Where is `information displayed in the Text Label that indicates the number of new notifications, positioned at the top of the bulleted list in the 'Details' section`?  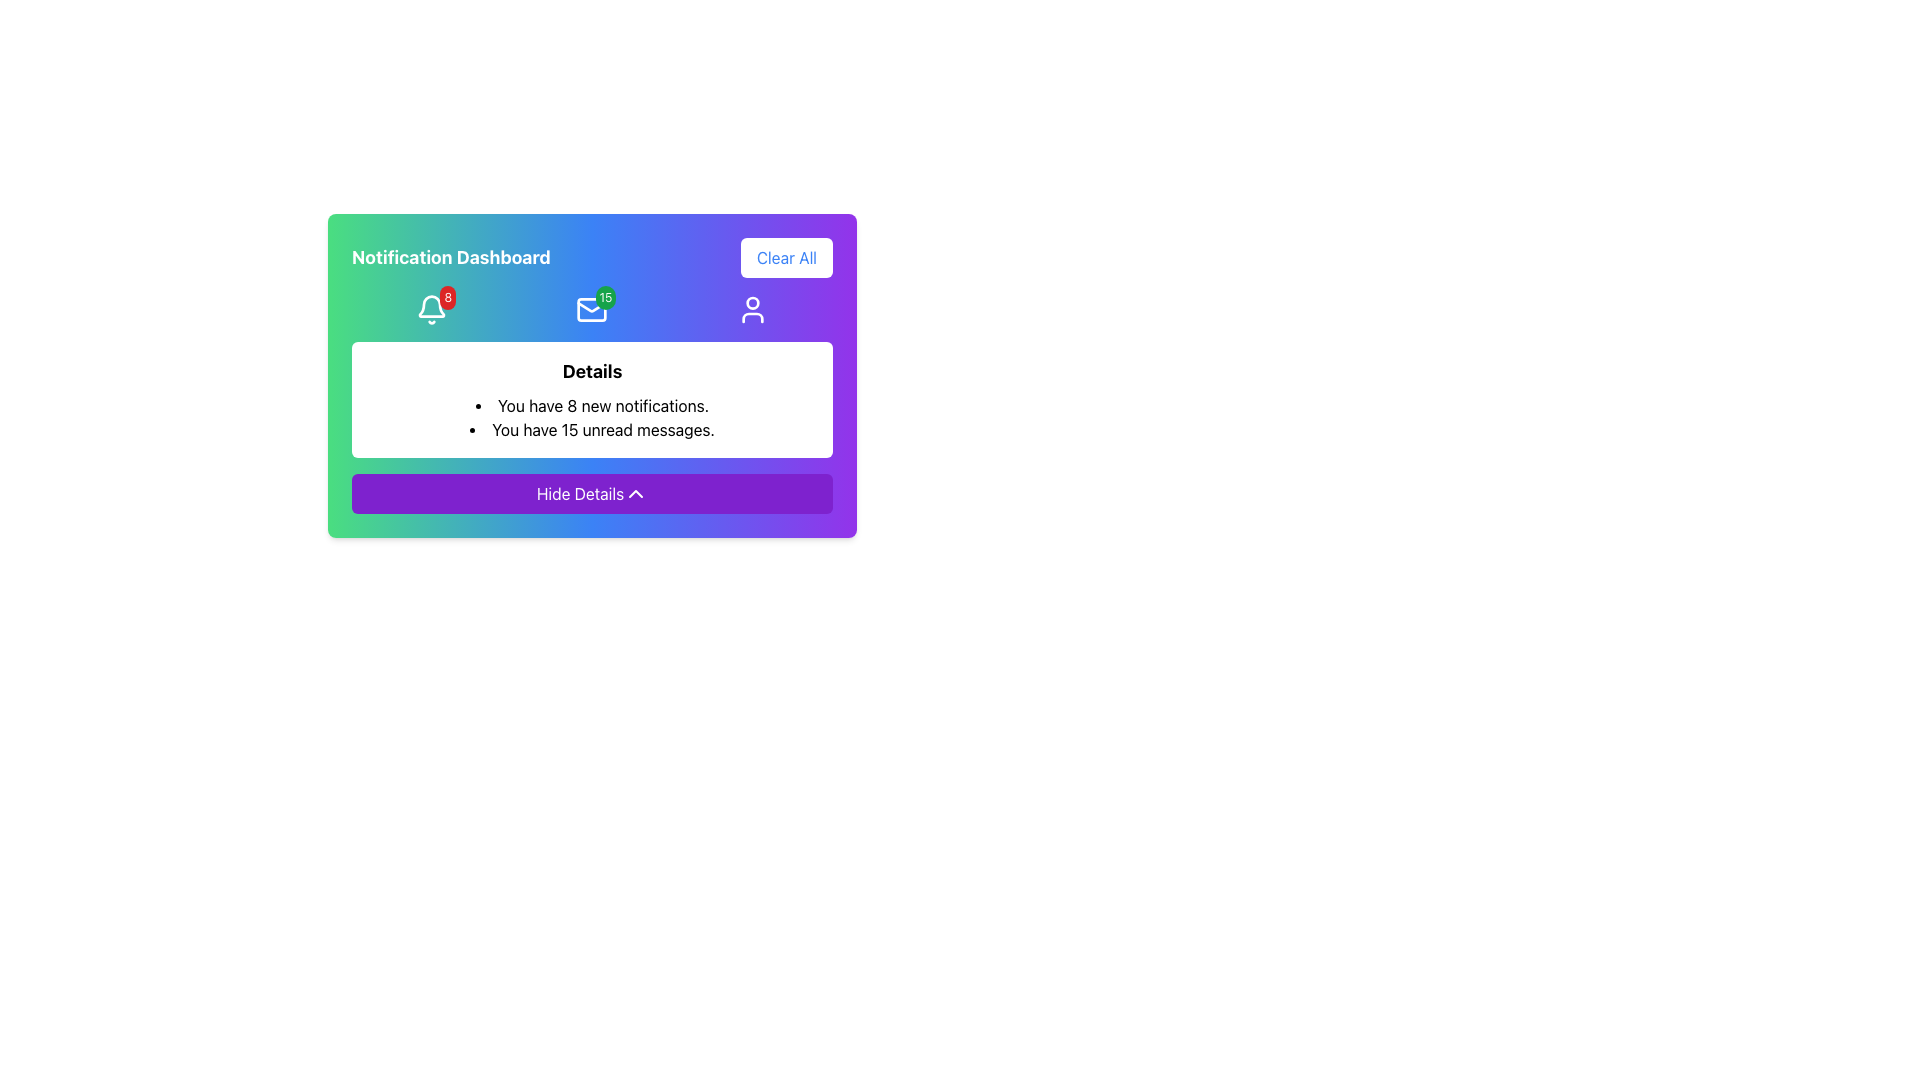 information displayed in the Text Label that indicates the number of new notifications, positioned at the top of the bulleted list in the 'Details' section is located at coordinates (591, 405).